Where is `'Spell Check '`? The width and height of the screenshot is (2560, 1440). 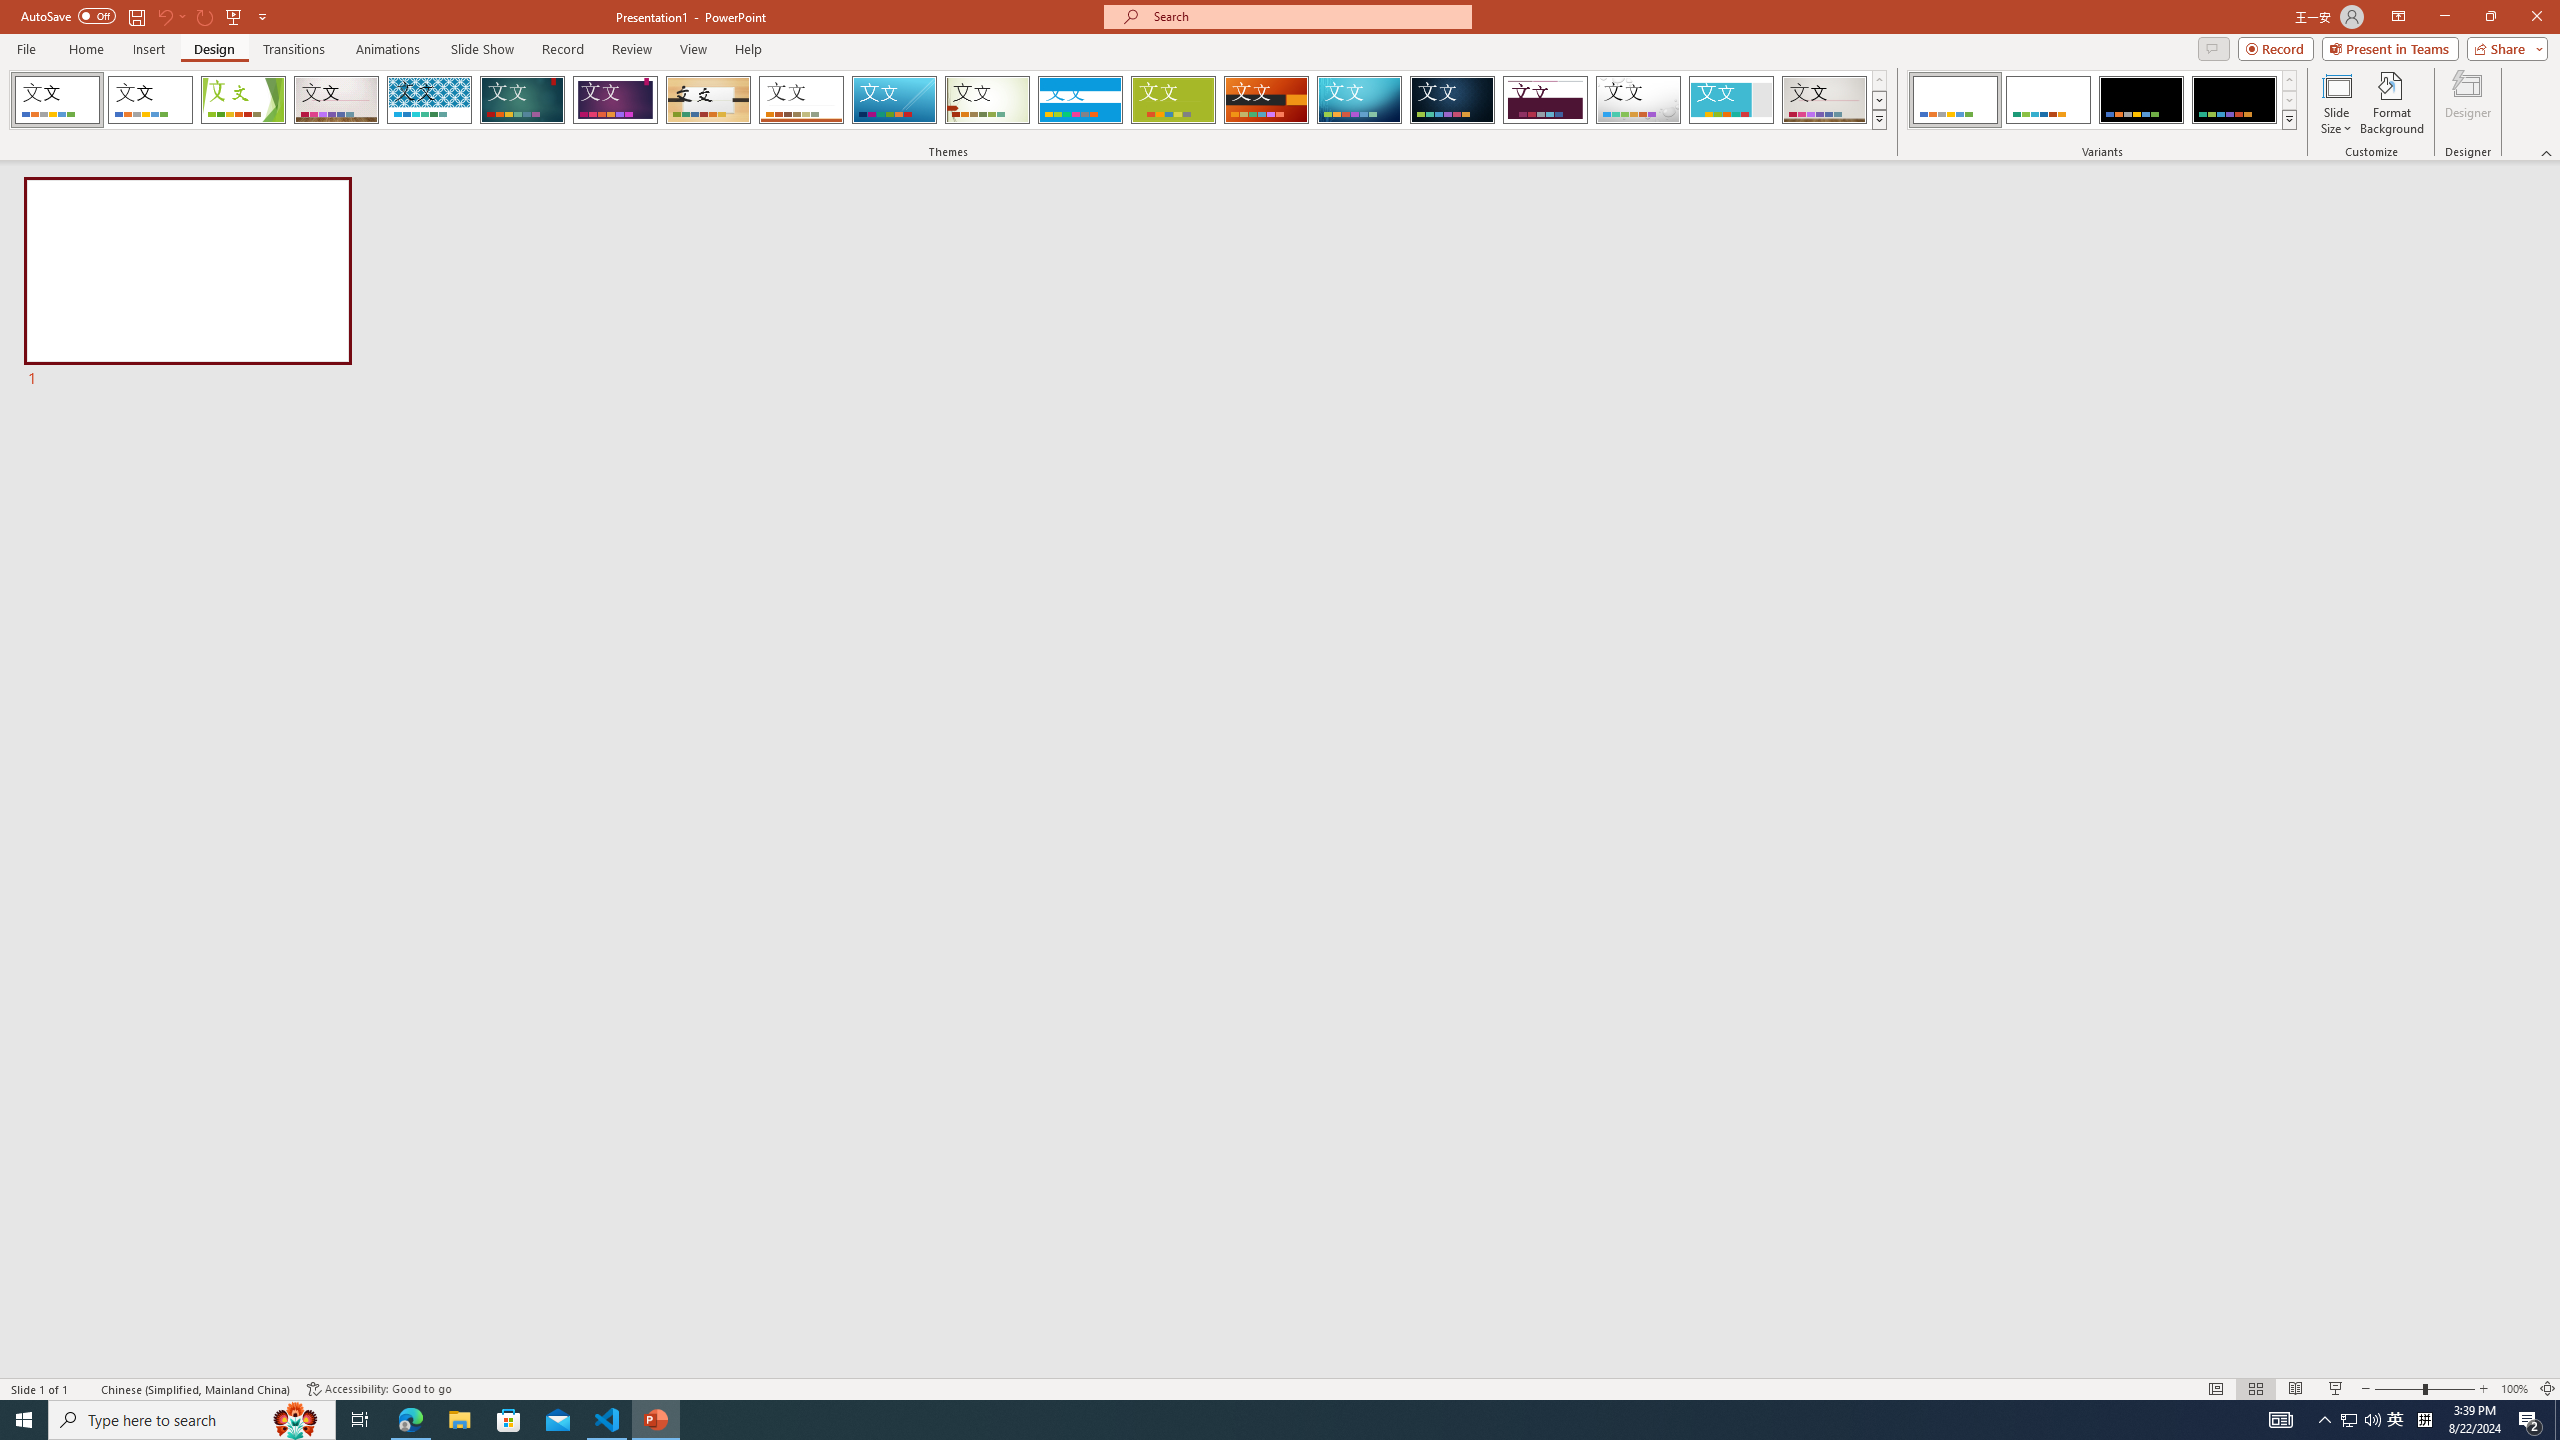 'Spell Check ' is located at coordinates (86, 1389).